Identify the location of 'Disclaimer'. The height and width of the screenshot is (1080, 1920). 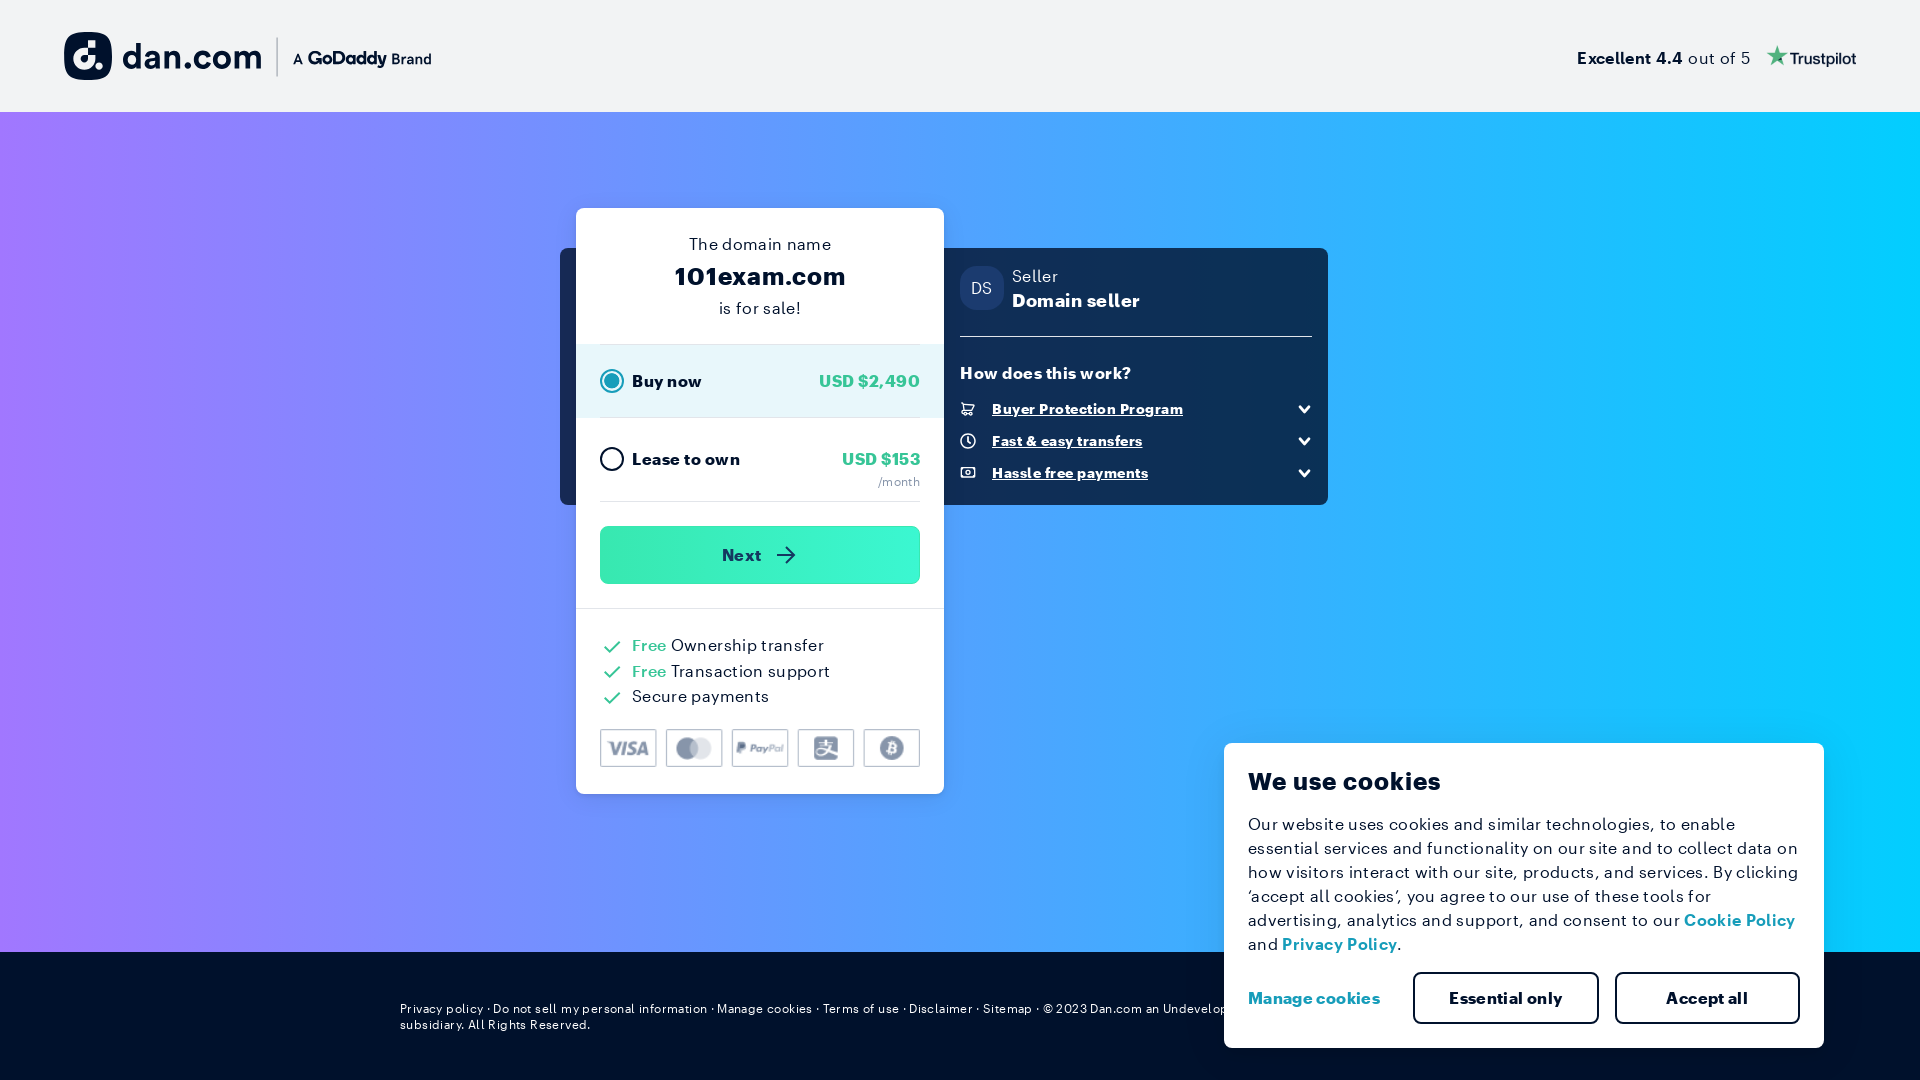
(907, 1007).